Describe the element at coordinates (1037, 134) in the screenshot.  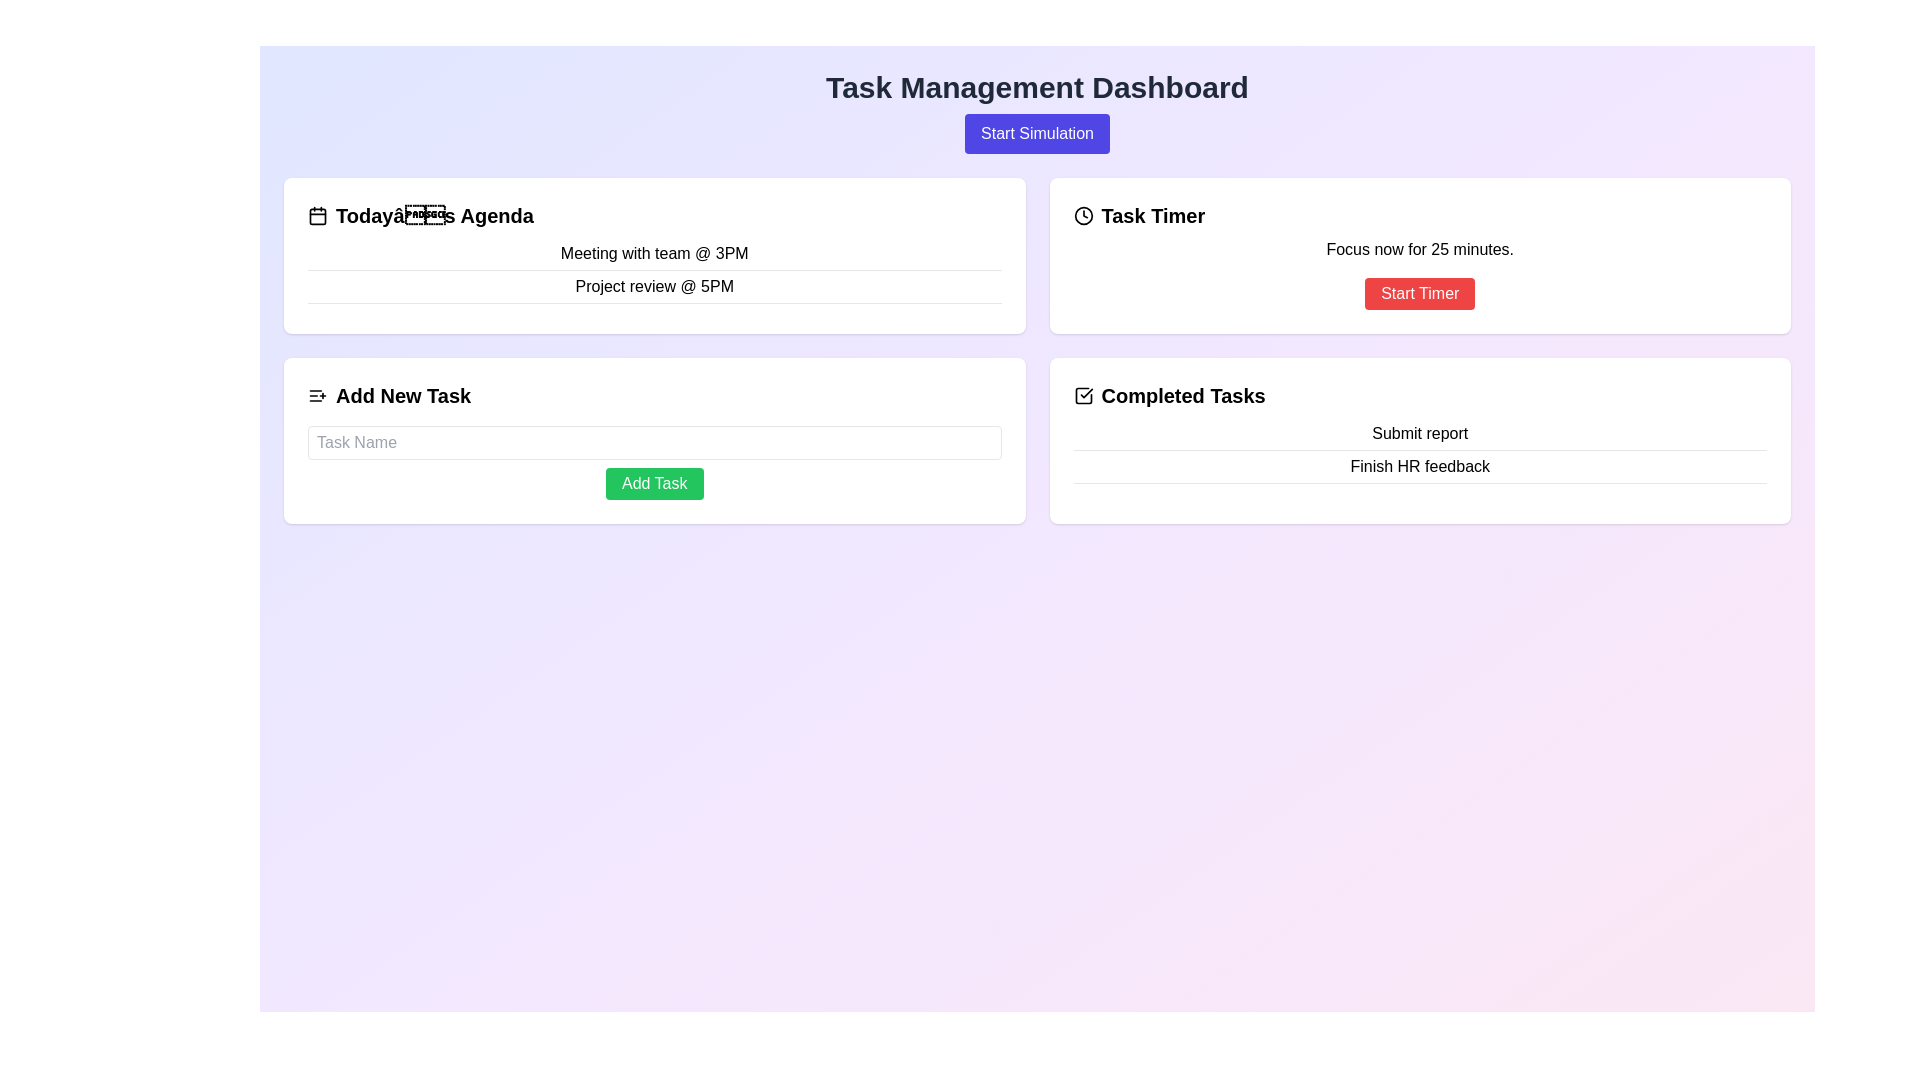
I see `the 'Start Simulation' button, which is a rectangular button with rounded corners and white text on an indigo background` at that location.